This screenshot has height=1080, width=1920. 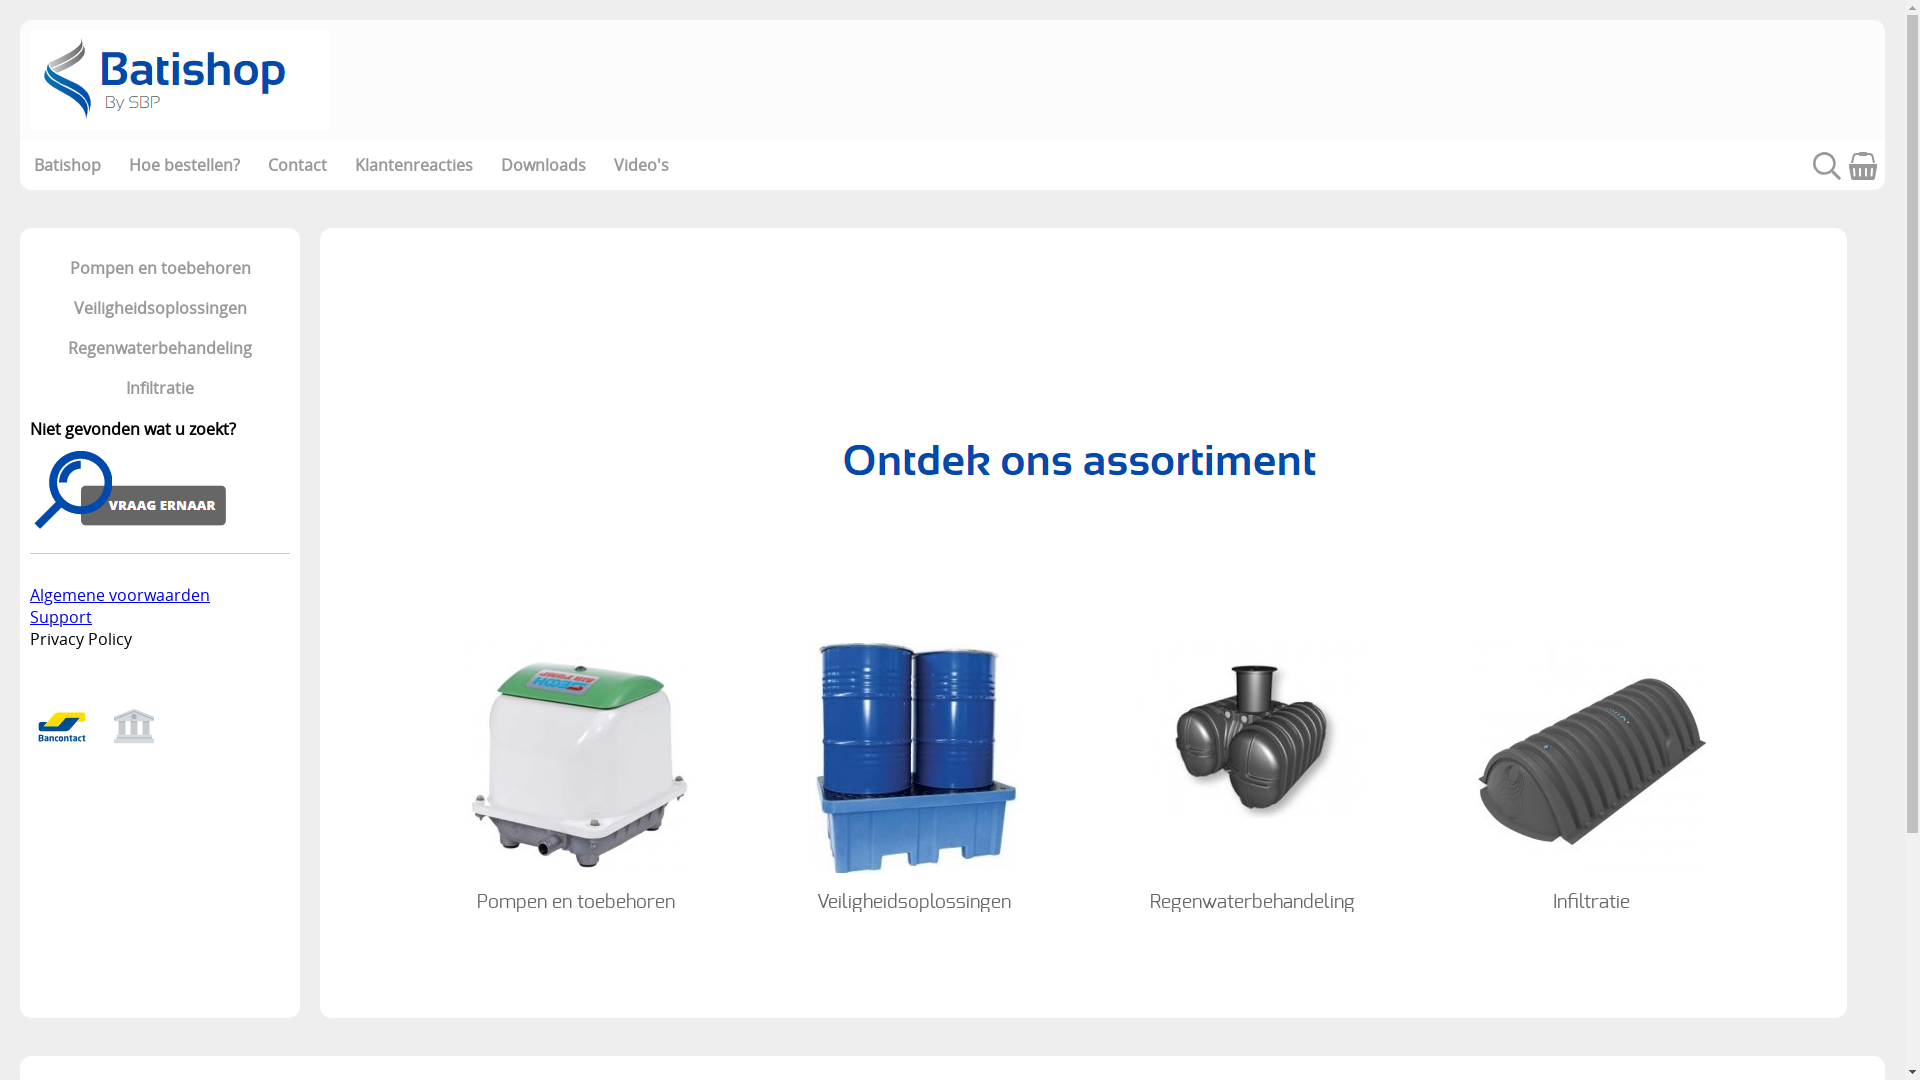 What do you see at coordinates (543, 164) in the screenshot?
I see `'Downloads'` at bounding box center [543, 164].